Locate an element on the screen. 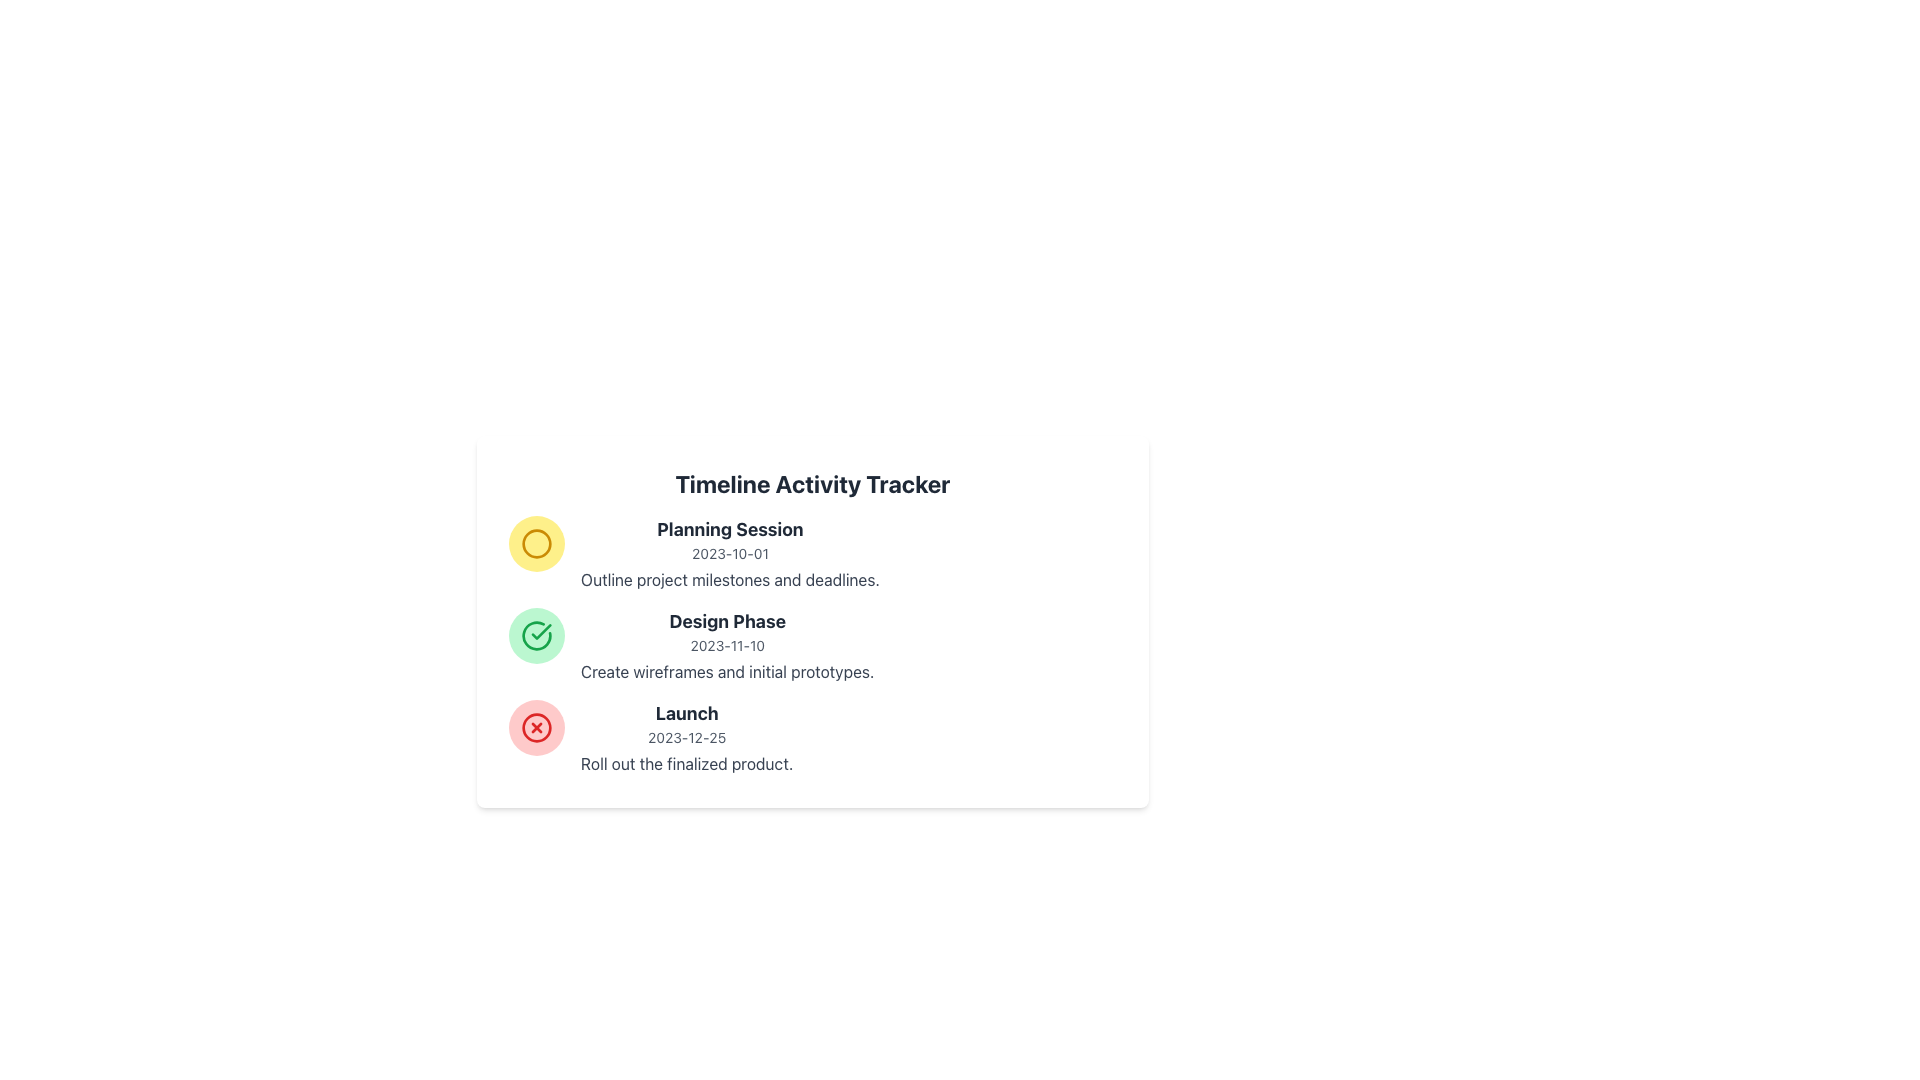 This screenshot has height=1080, width=1920. the informational text label that indicates the specific date associated with the 'Launch' phase in the project management tracker, which is positioned beneath 'Launch' and above the description 'Roll out the finalized product.' is located at coordinates (687, 737).